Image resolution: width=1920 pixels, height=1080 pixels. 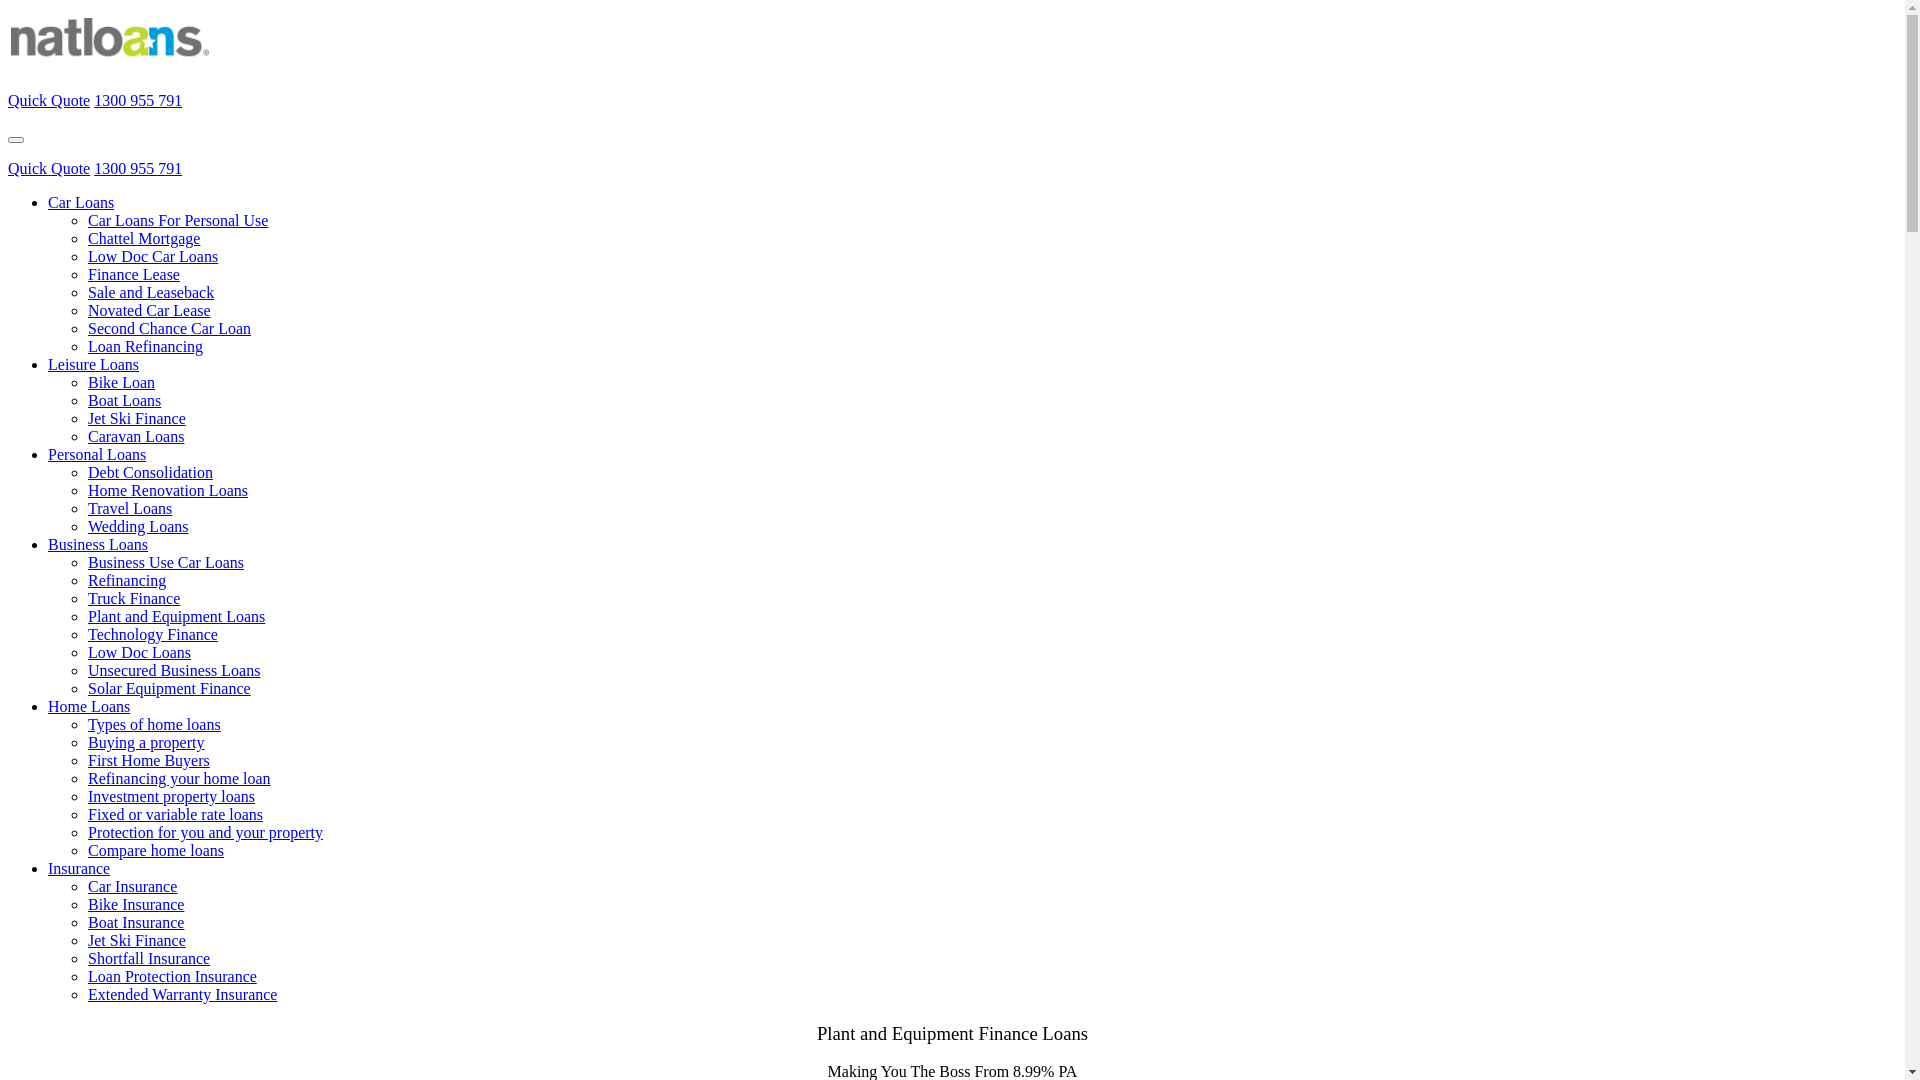 What do you see at coordinates (86, 580) in the screenshot?
I see `'Refinancing'` at bounding box center [86, 580].